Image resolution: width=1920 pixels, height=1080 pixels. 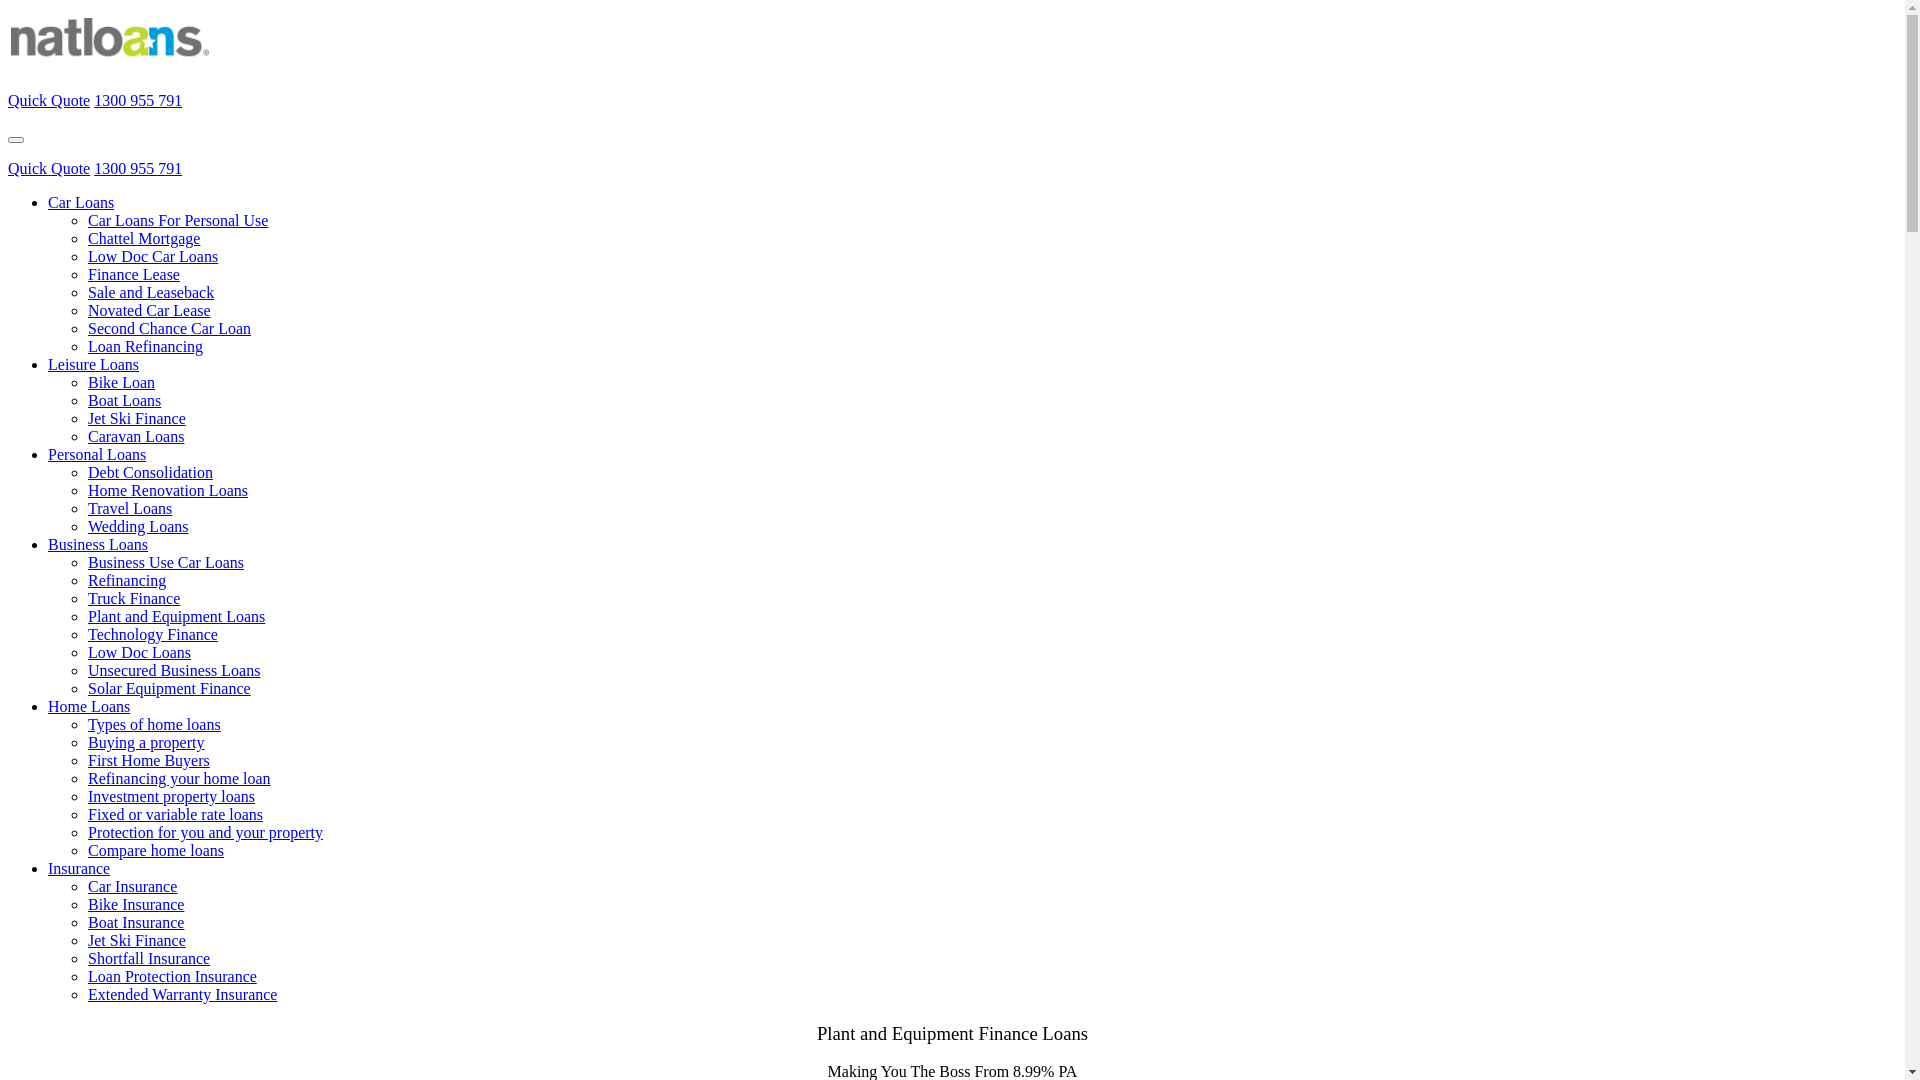 What do you see at coordinates (86, 580) in the screenshot?
I see `'Refinancing'` at bounding box center [86, 580].